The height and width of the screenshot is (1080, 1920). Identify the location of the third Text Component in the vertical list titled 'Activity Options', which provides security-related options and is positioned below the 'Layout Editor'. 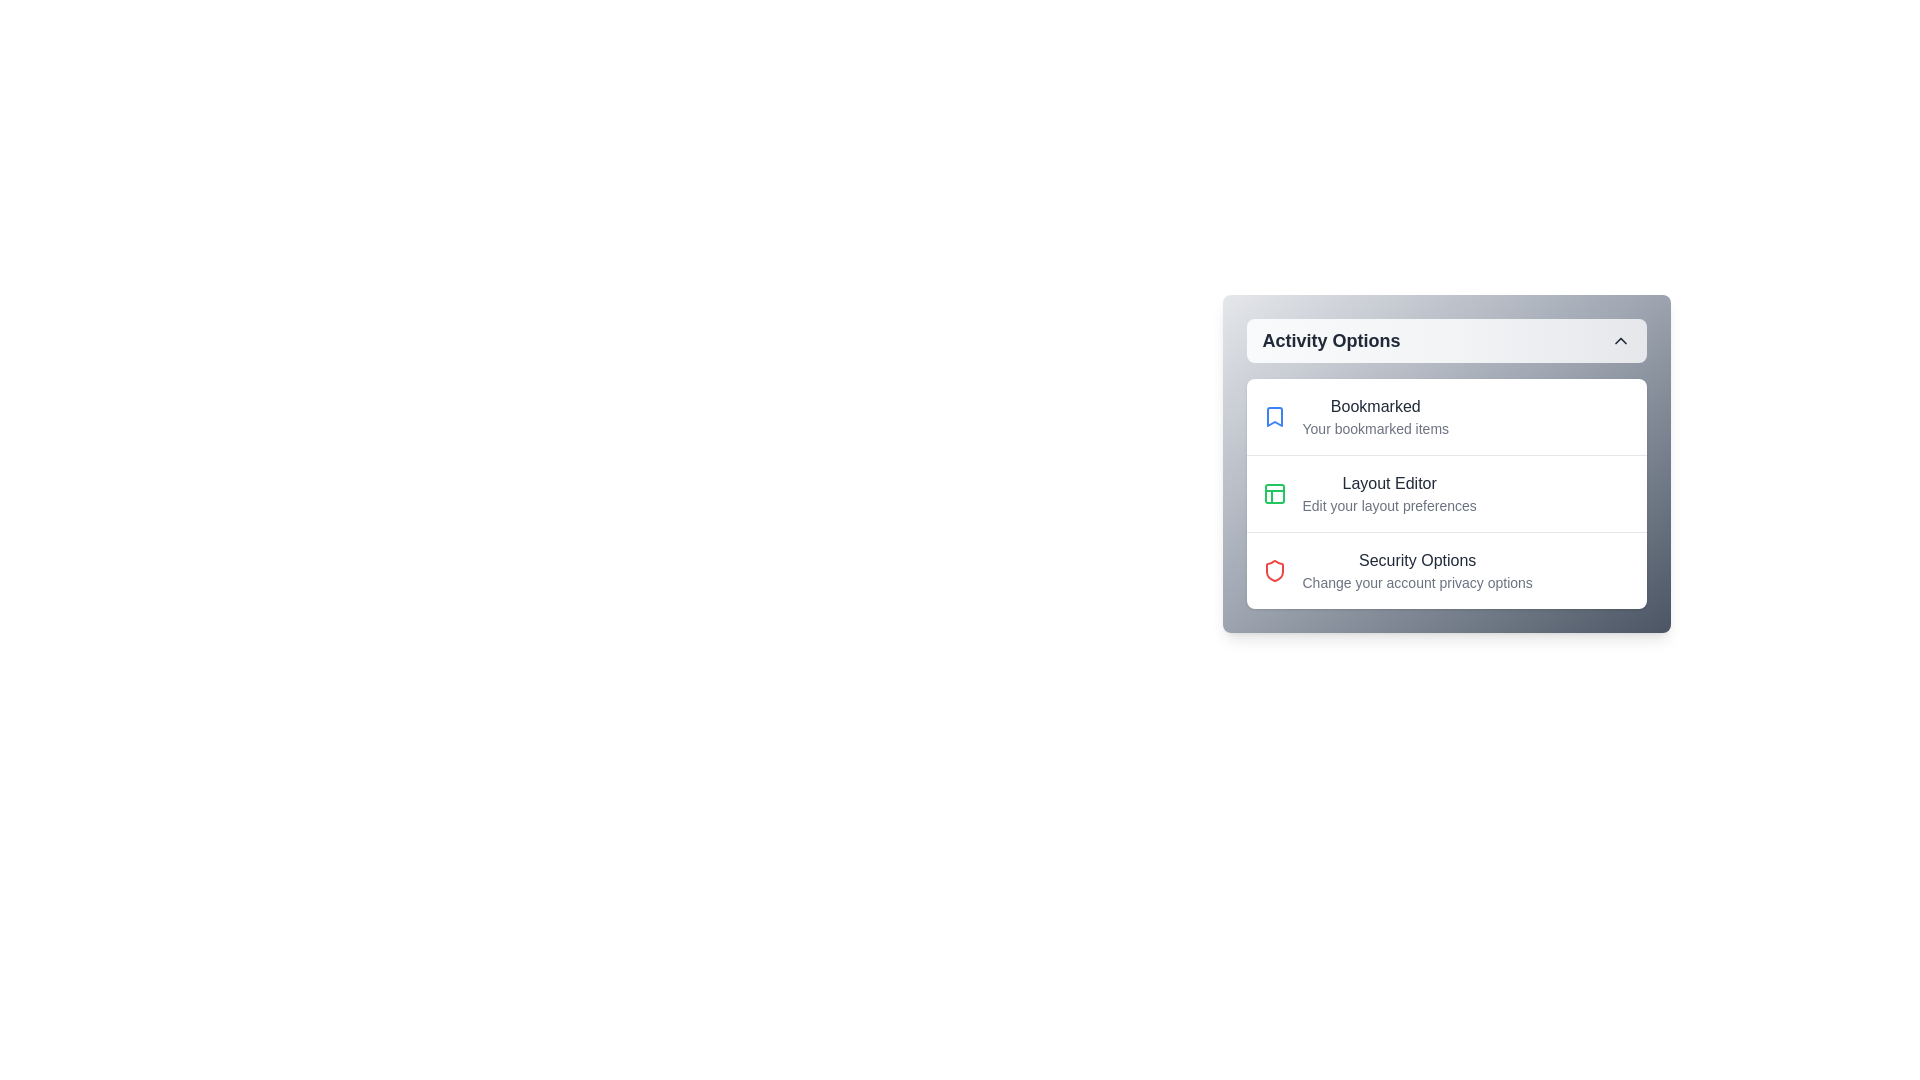
(1416, 570).